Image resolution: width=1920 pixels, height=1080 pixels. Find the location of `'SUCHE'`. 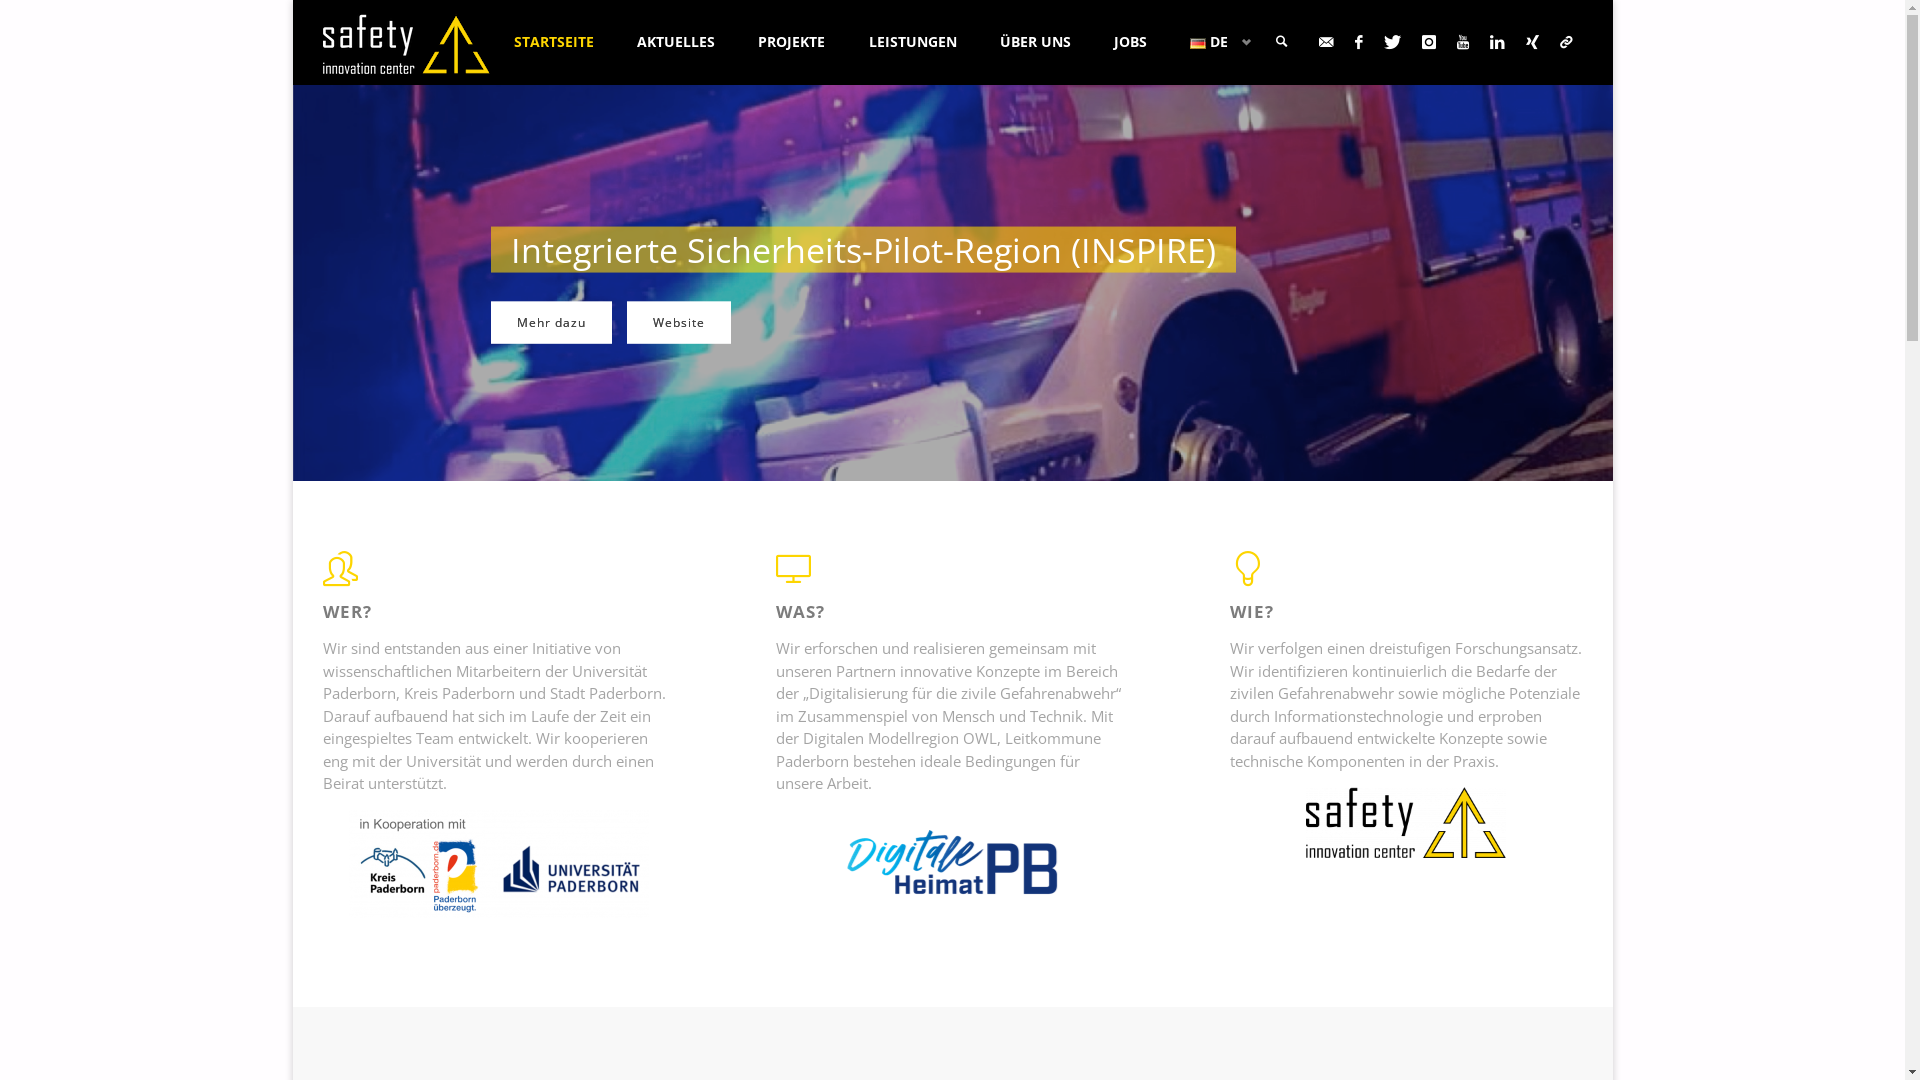

'SUCHE' is located at coordinates (1281, 42).